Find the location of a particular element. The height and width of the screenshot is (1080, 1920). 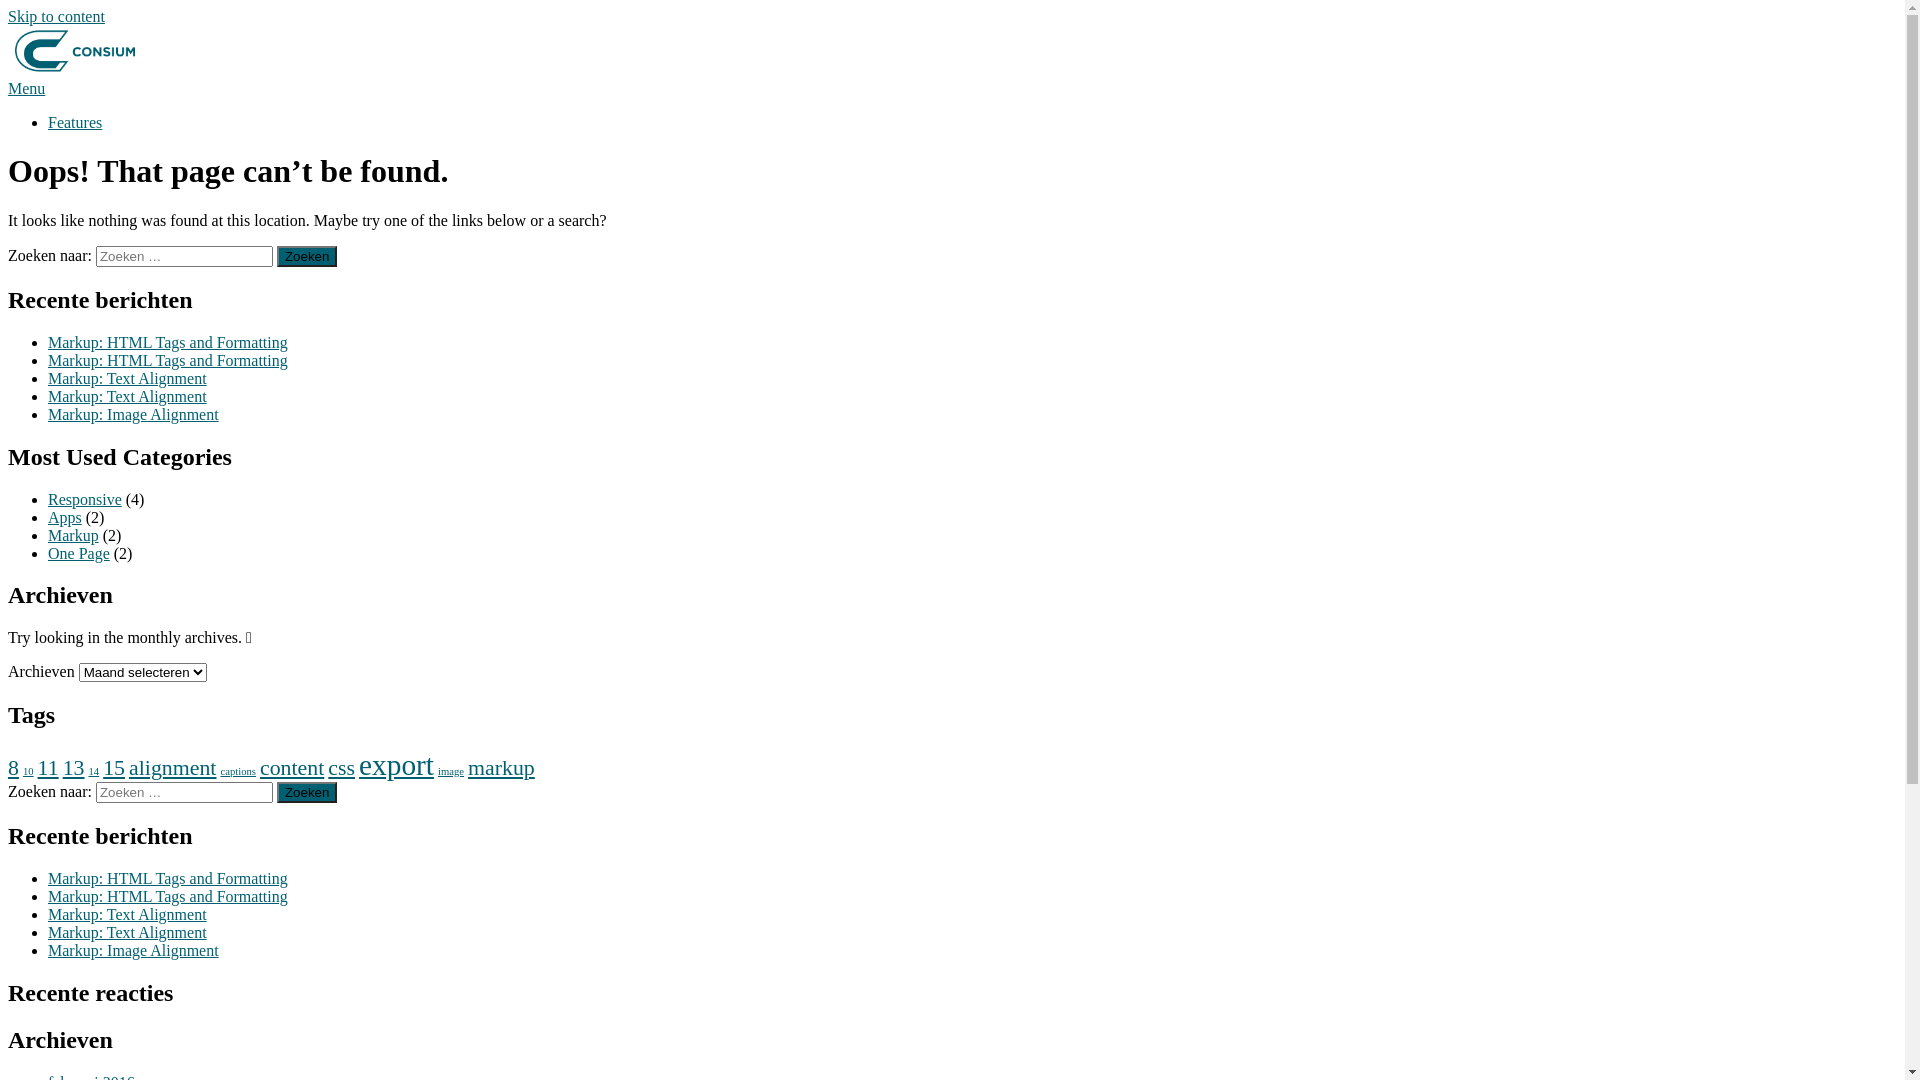

'alignment' is located at coordinates (172, 766).